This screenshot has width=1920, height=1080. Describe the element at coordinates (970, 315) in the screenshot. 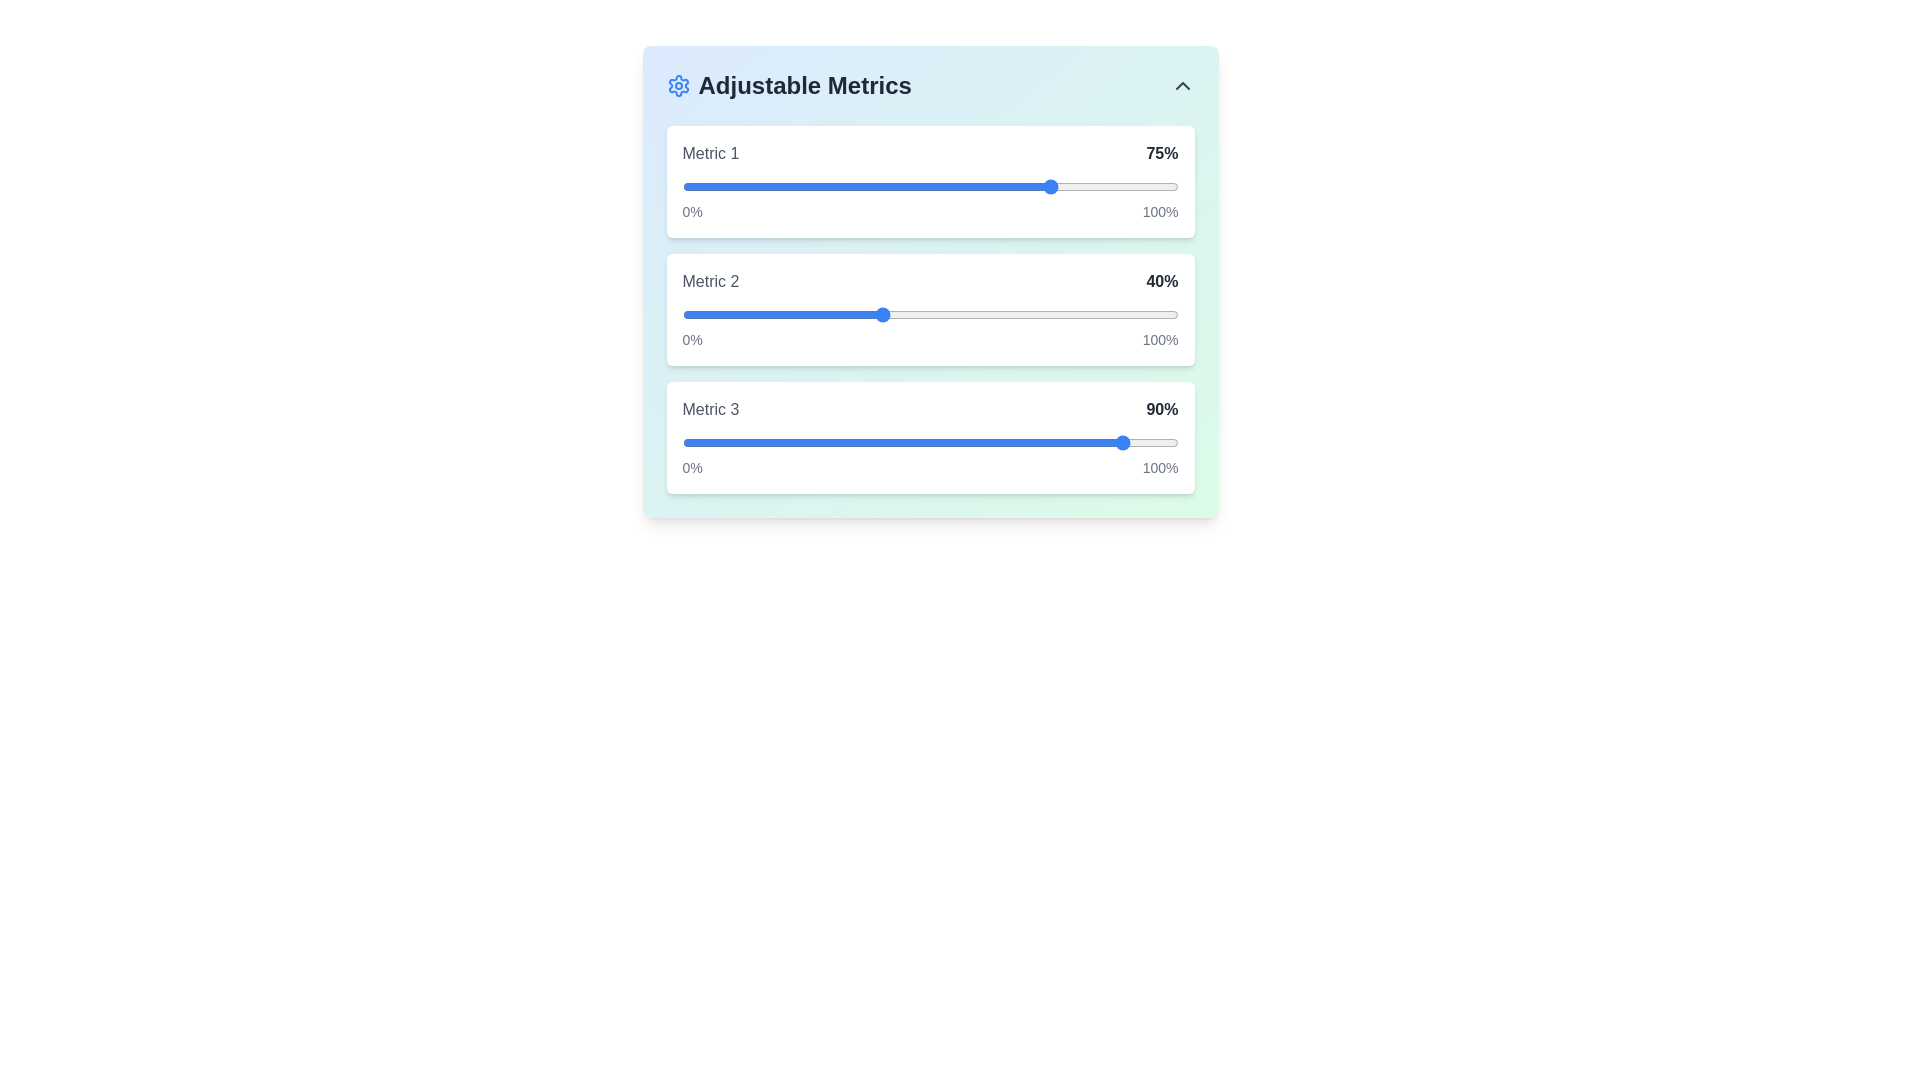

I see `Metric 2 value` at that location.